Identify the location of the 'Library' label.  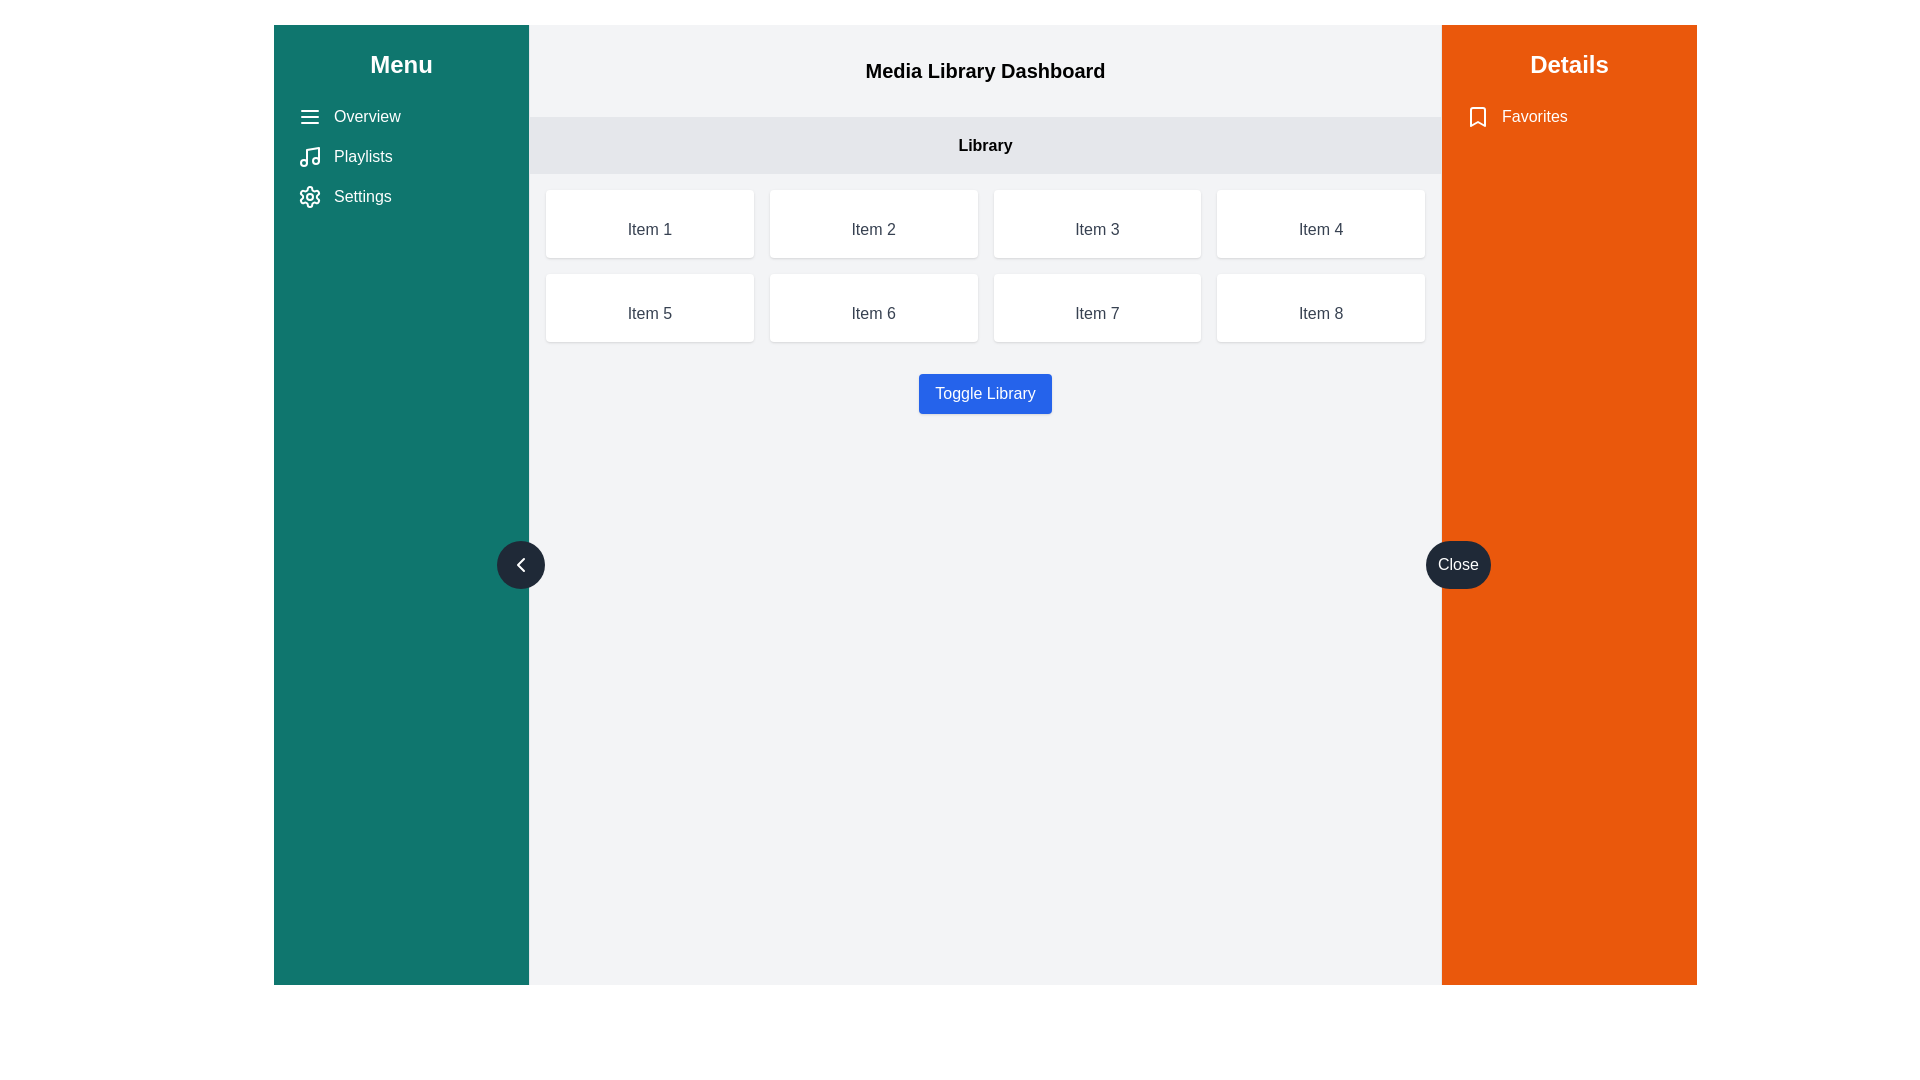
(985, 145).